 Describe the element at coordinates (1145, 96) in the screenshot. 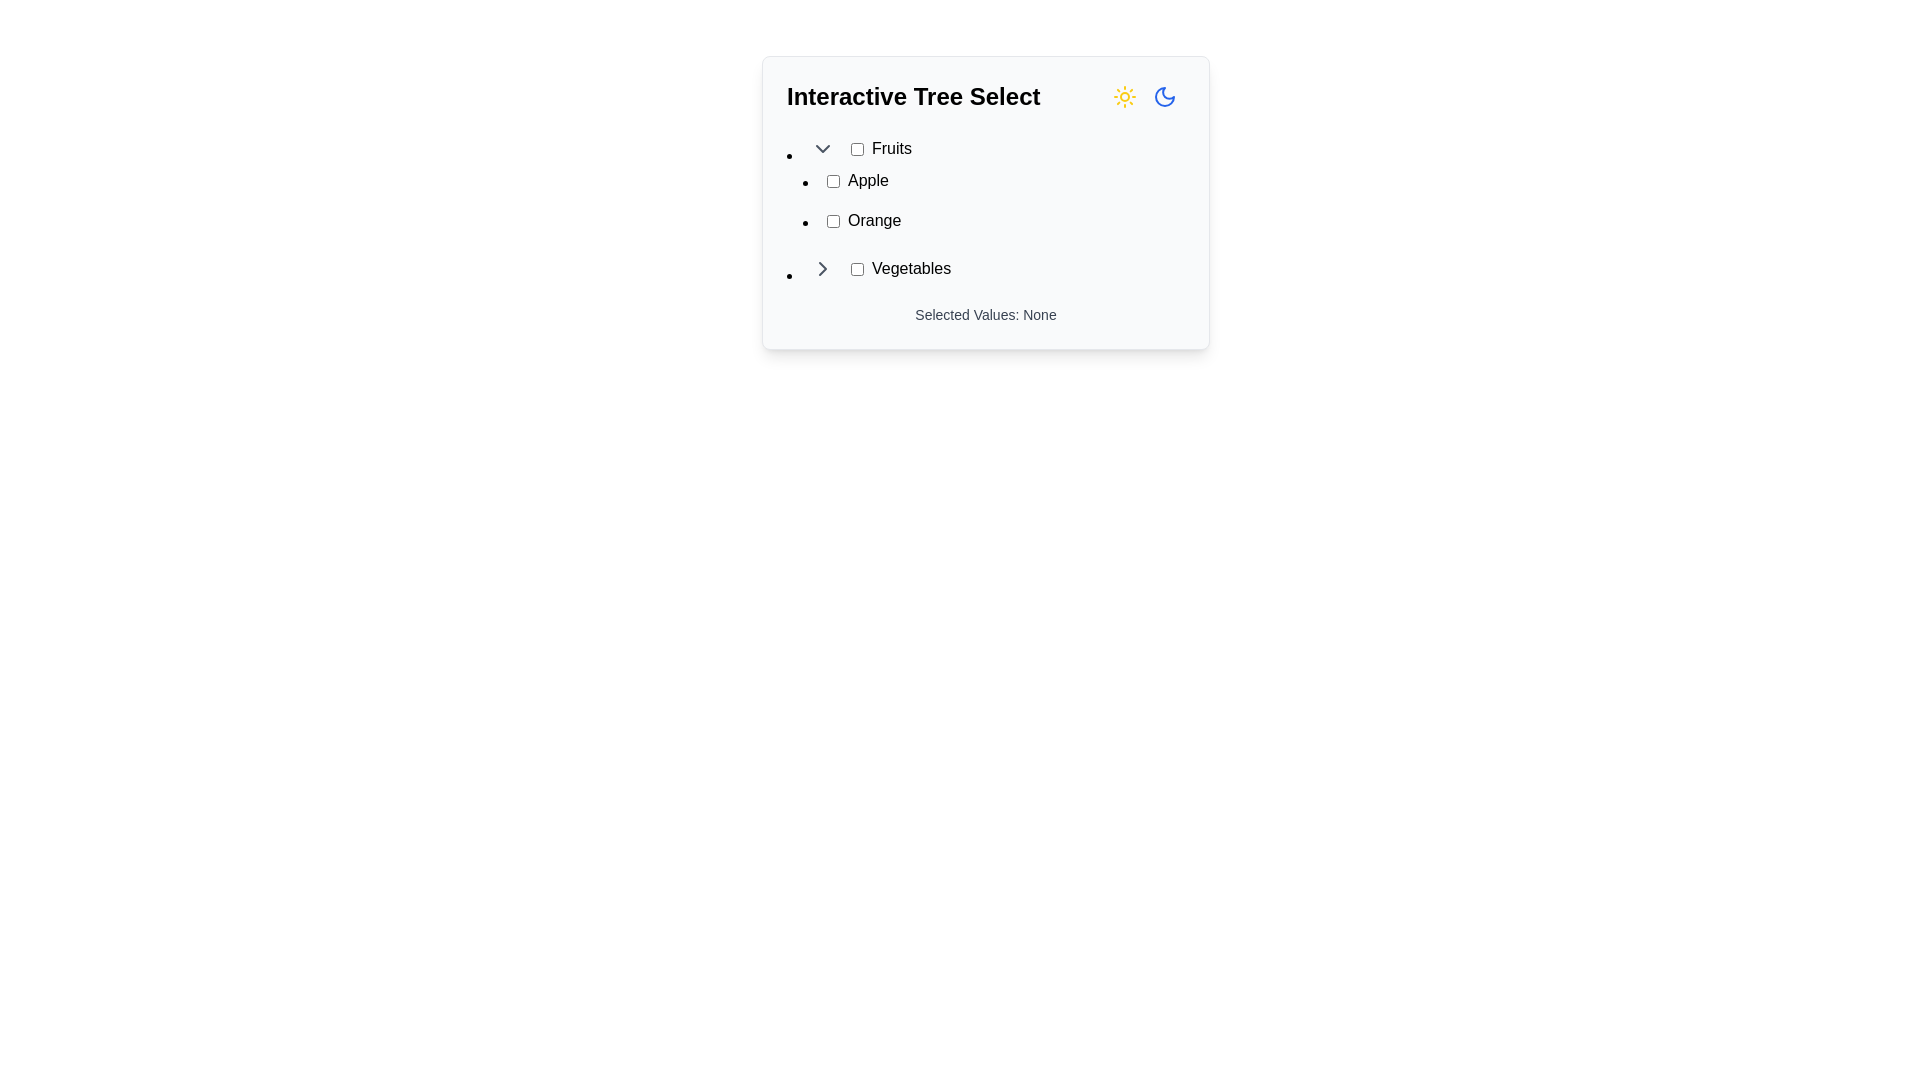

I see `the second icon` at that location.